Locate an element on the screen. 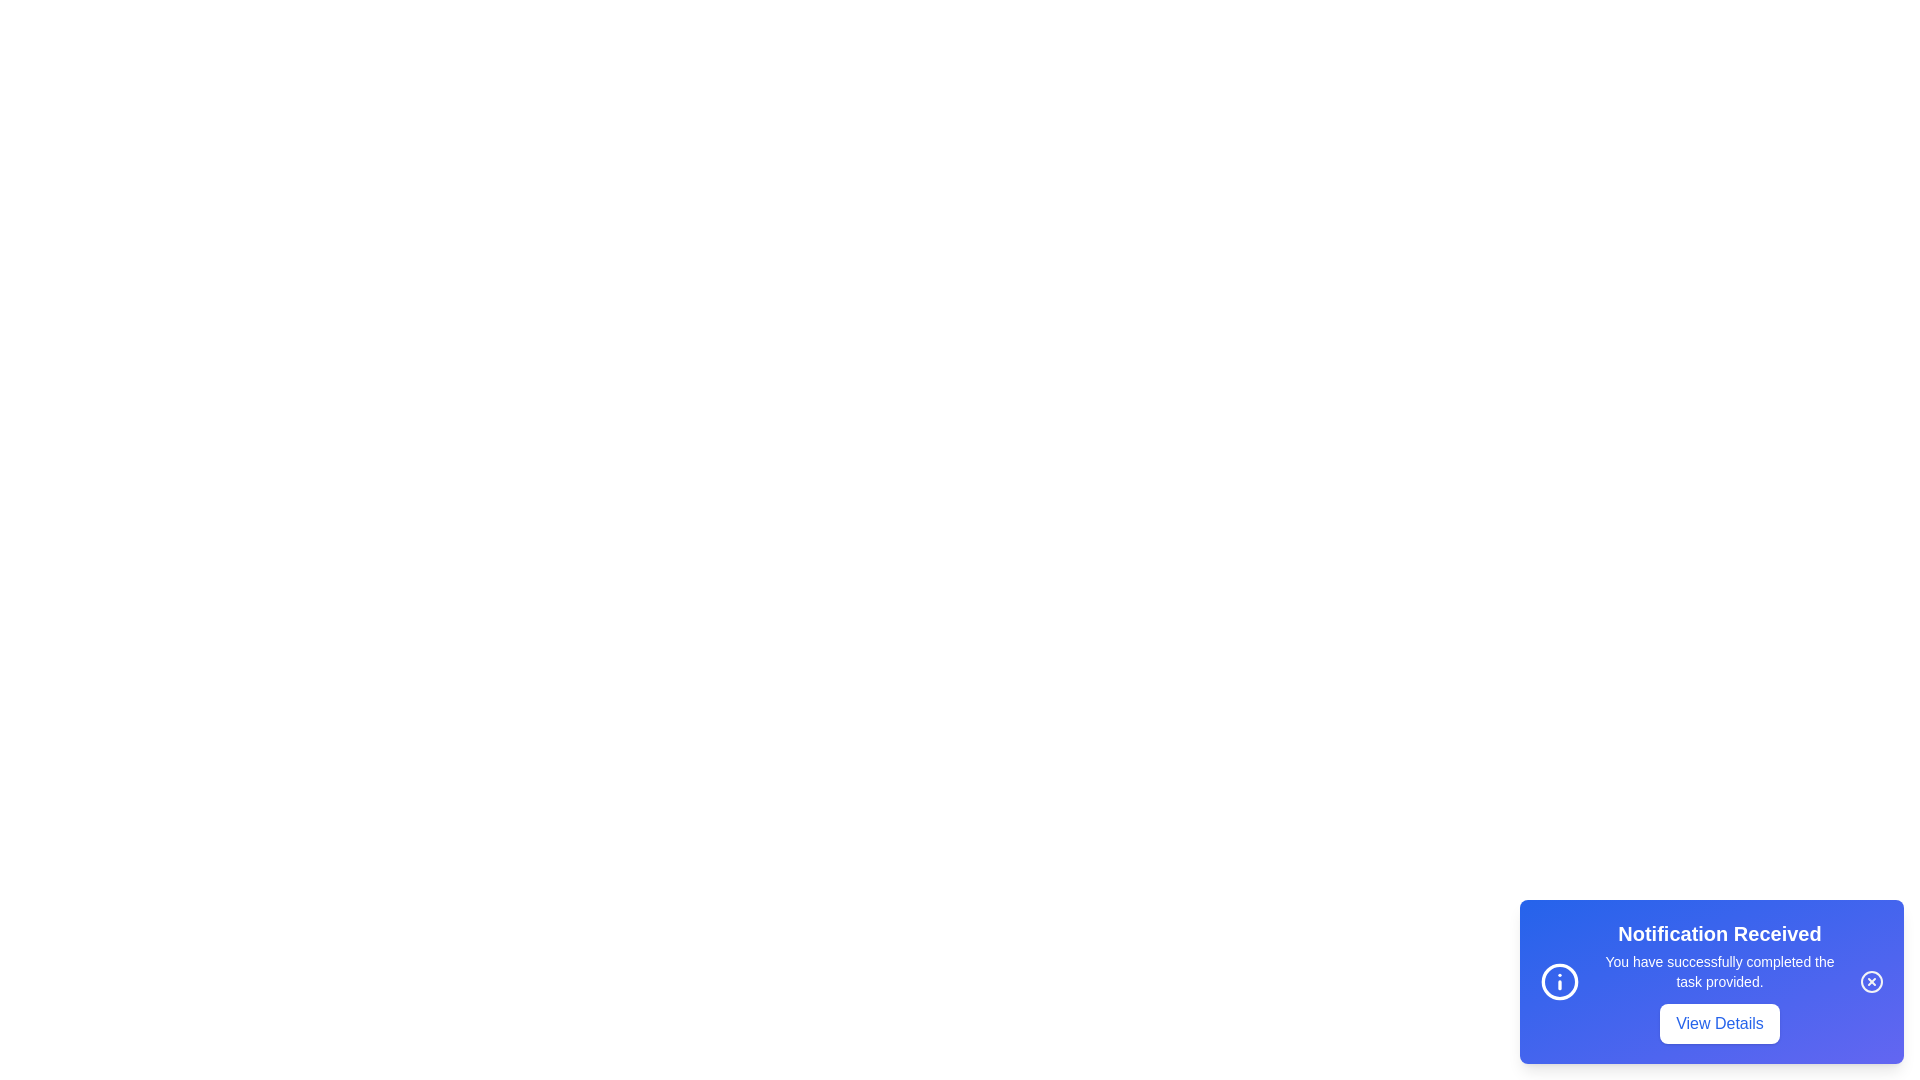  the 'View Details' button is located at coordinates (1718, 1023).